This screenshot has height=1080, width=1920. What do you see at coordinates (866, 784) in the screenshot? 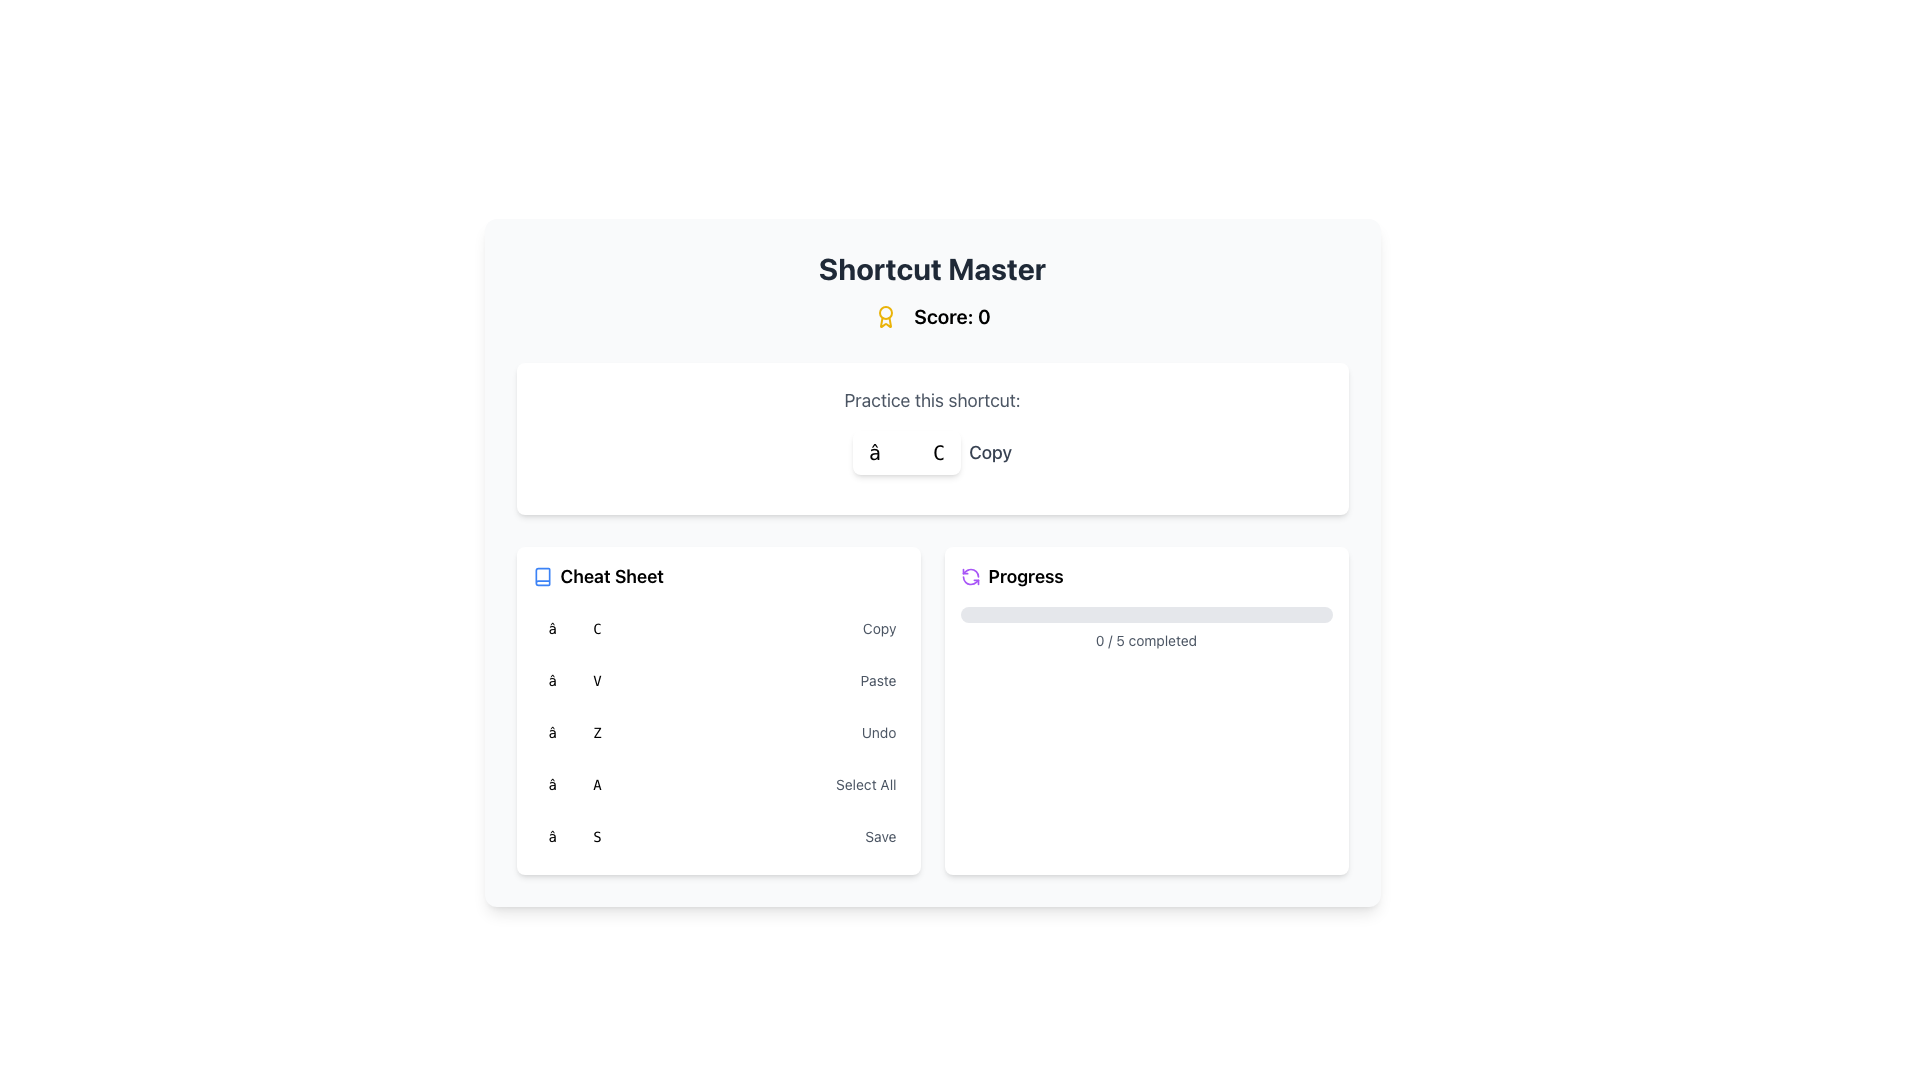
I see `the text label that describes the shortcut '⌘ A' in the 'Cheat Sheet' section, which is the fifth item in the list` at bounding box center [866, 784].